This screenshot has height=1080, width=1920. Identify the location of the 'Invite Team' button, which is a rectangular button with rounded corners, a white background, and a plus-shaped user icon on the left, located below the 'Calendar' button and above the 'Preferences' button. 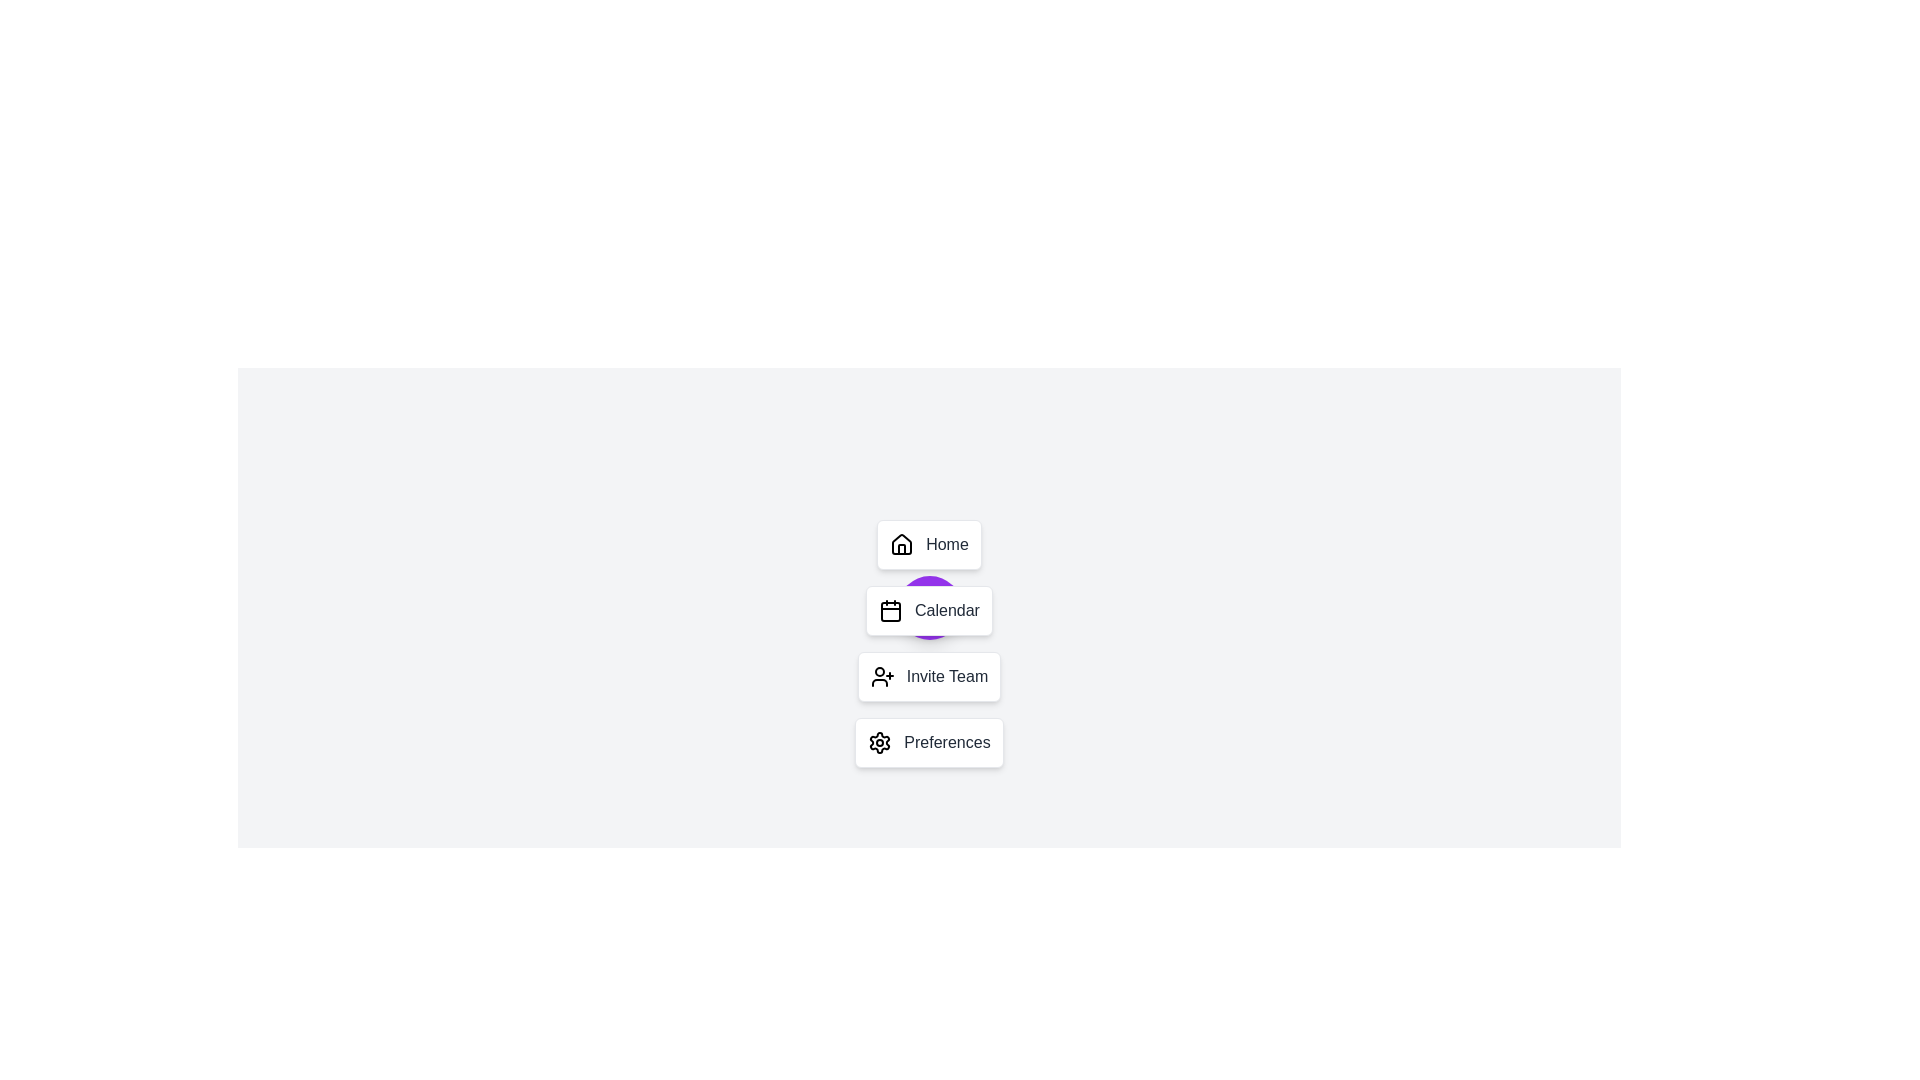
(928, 676).